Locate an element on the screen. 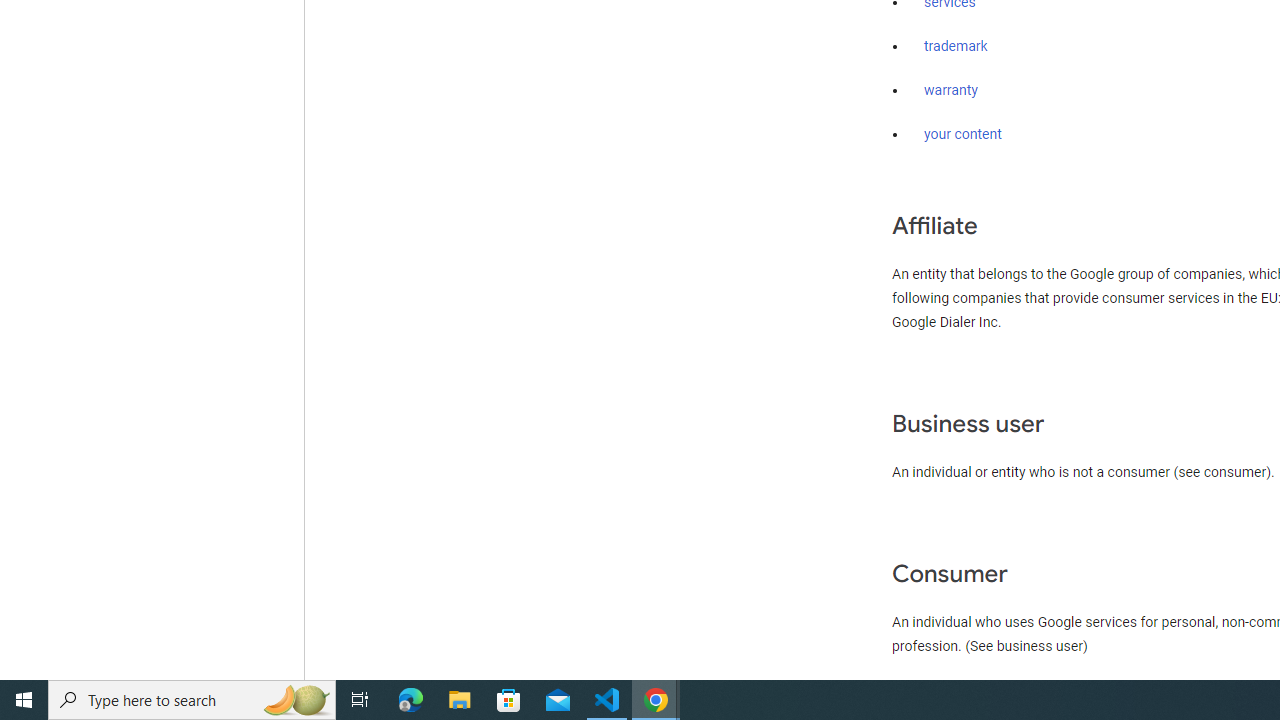  'trademark' is located at coordinates (955, 46).